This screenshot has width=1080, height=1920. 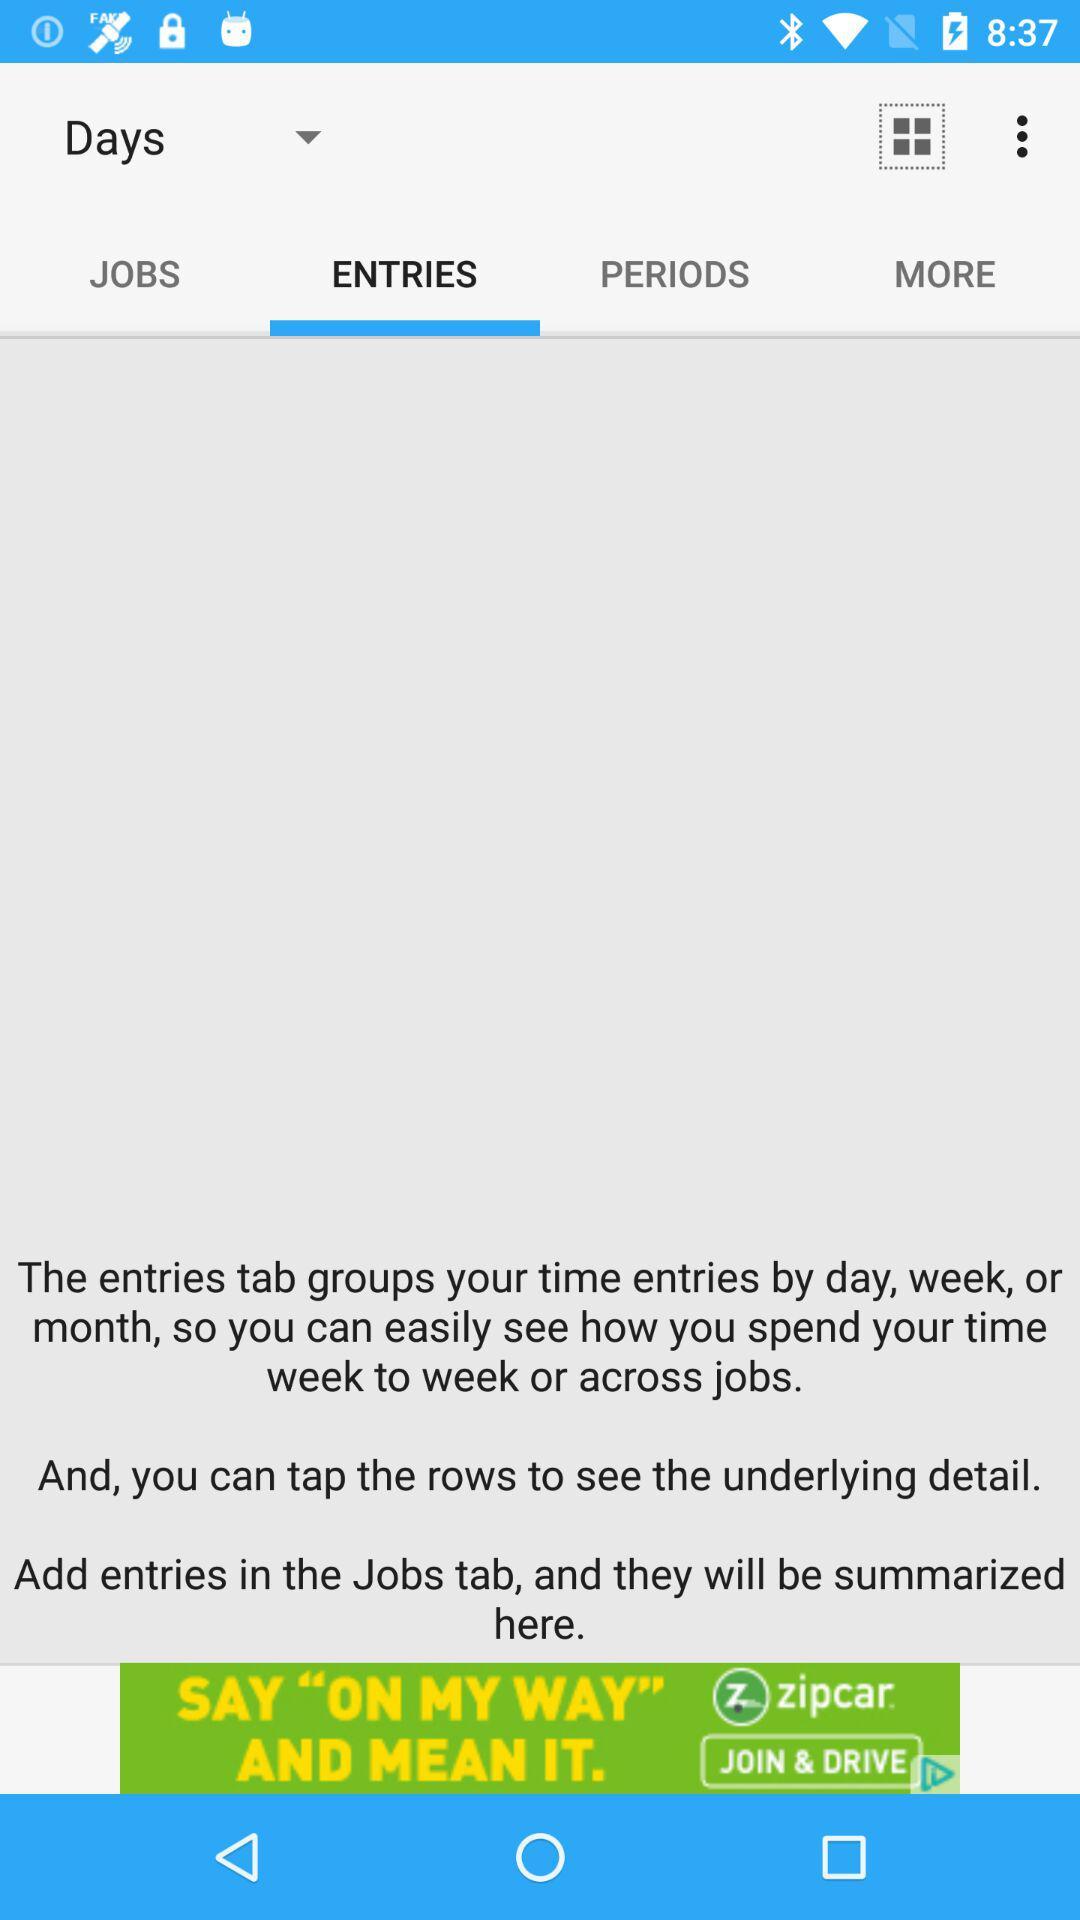 I want to click on advertisement for zipcar, so click(x=540, y=1727).